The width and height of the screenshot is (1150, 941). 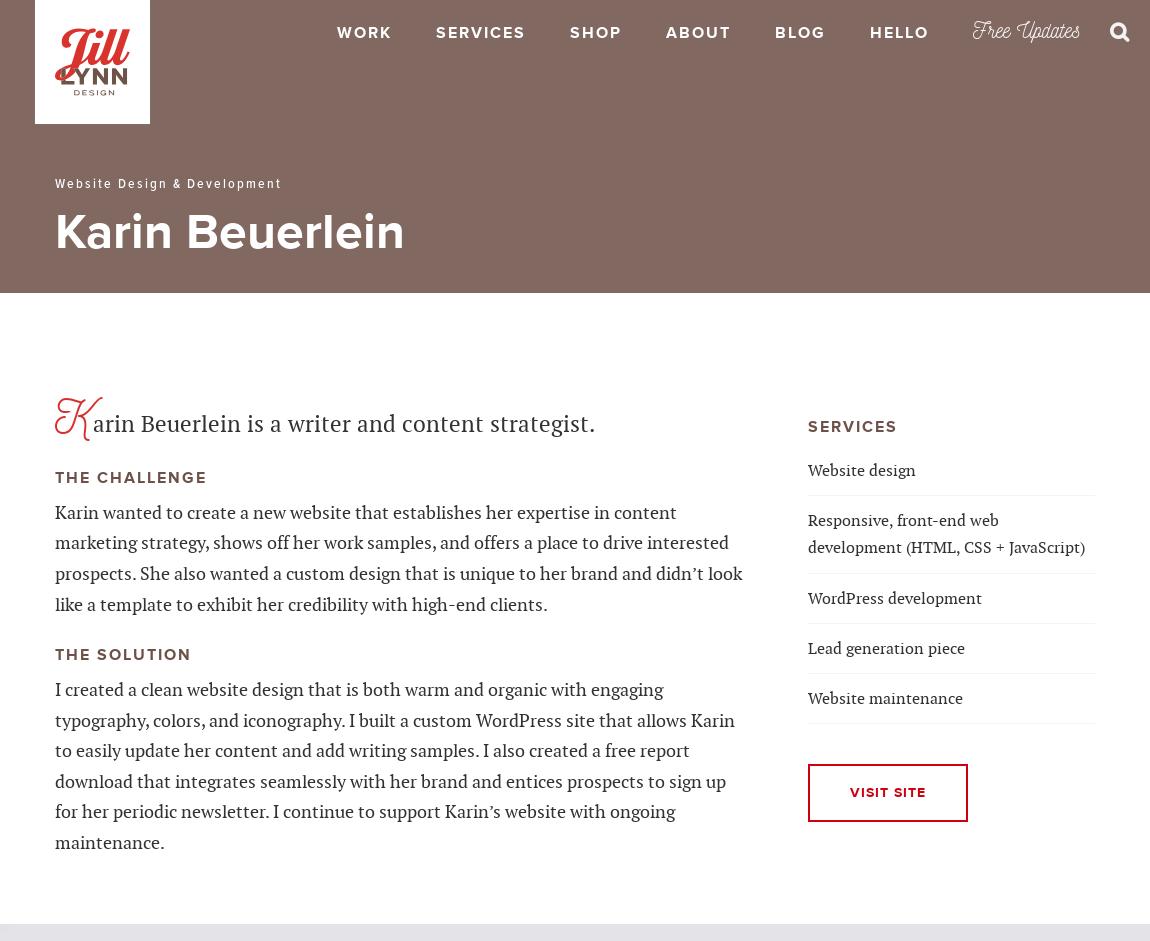 What do you see at coordinates (595, 33) in the screenshot?
I see `'Shop'` at bounding box center [595, 33].